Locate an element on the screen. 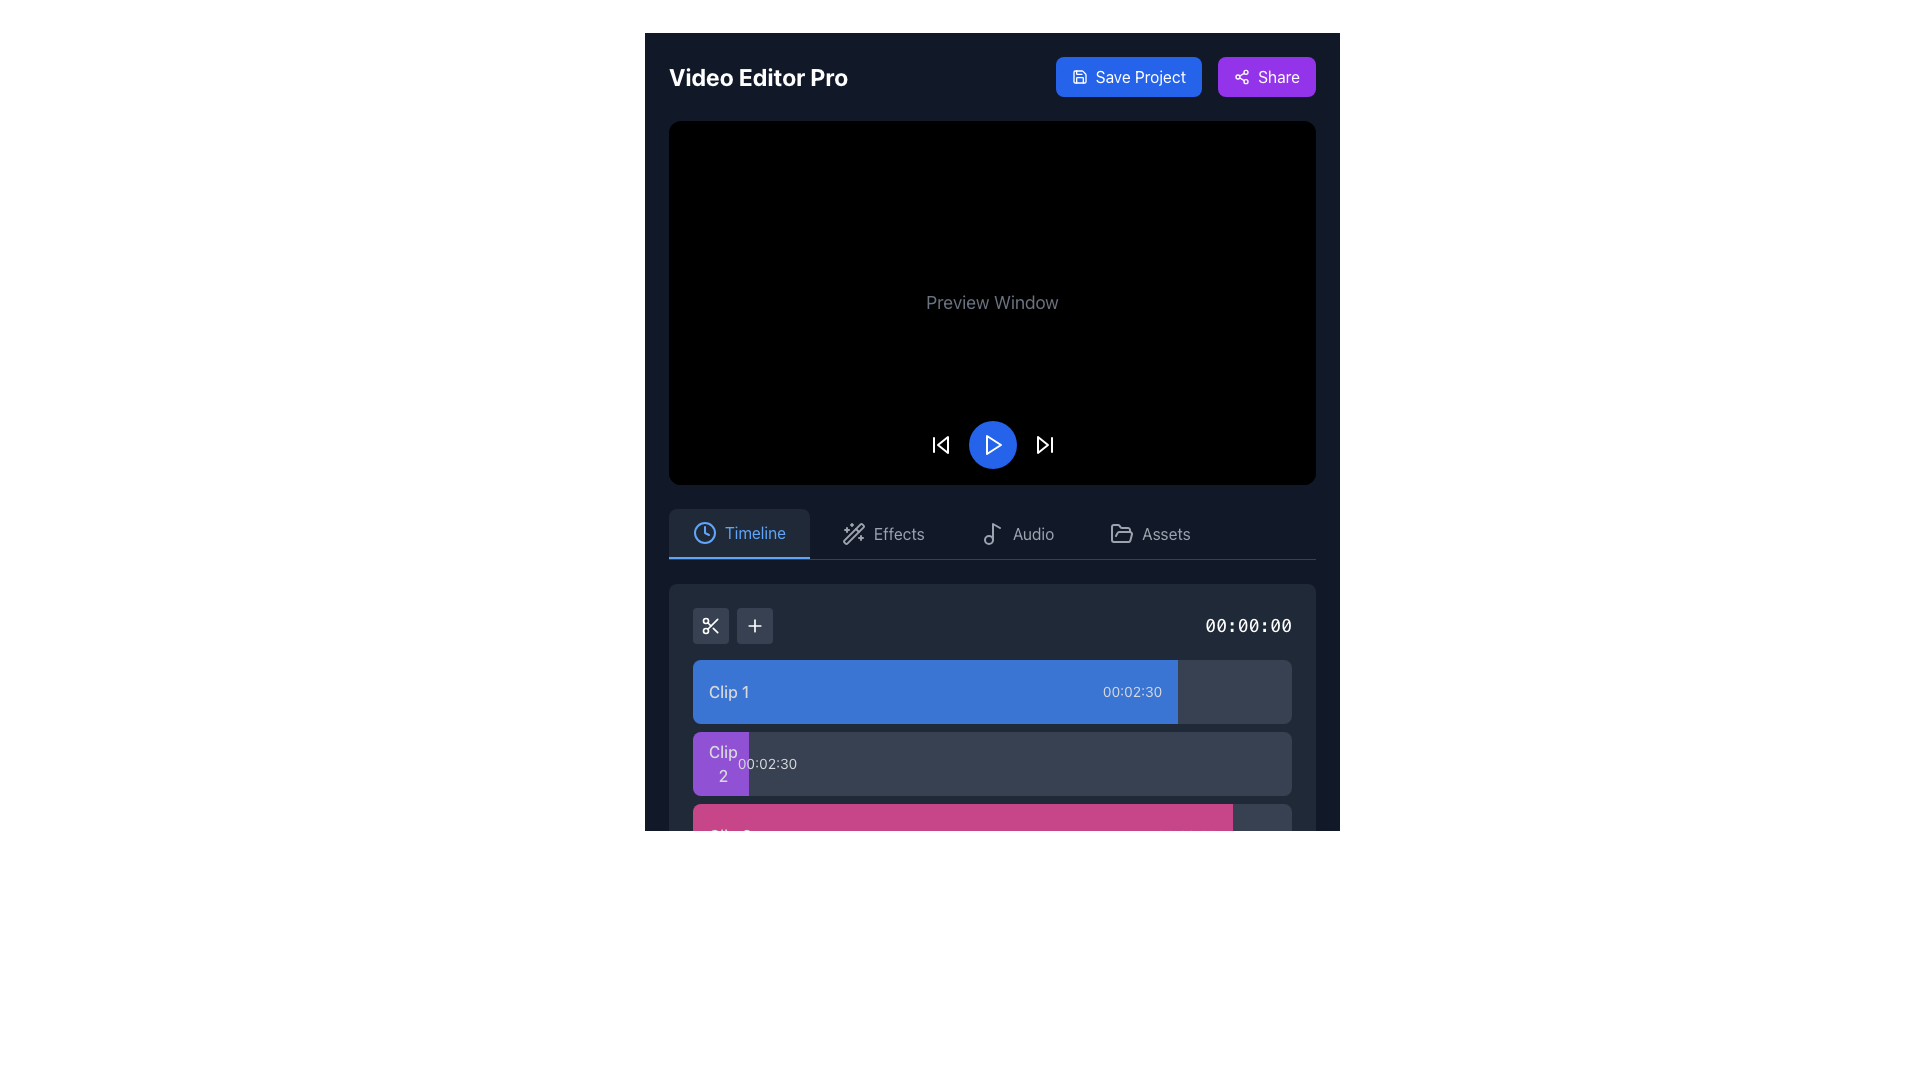 This screenshot has height=1080, width=1920. the button located in the timeline section of the video editor, positioned to the right of the scissor-shaped button, to observe its hover effect is located at coordinates (753, 623).